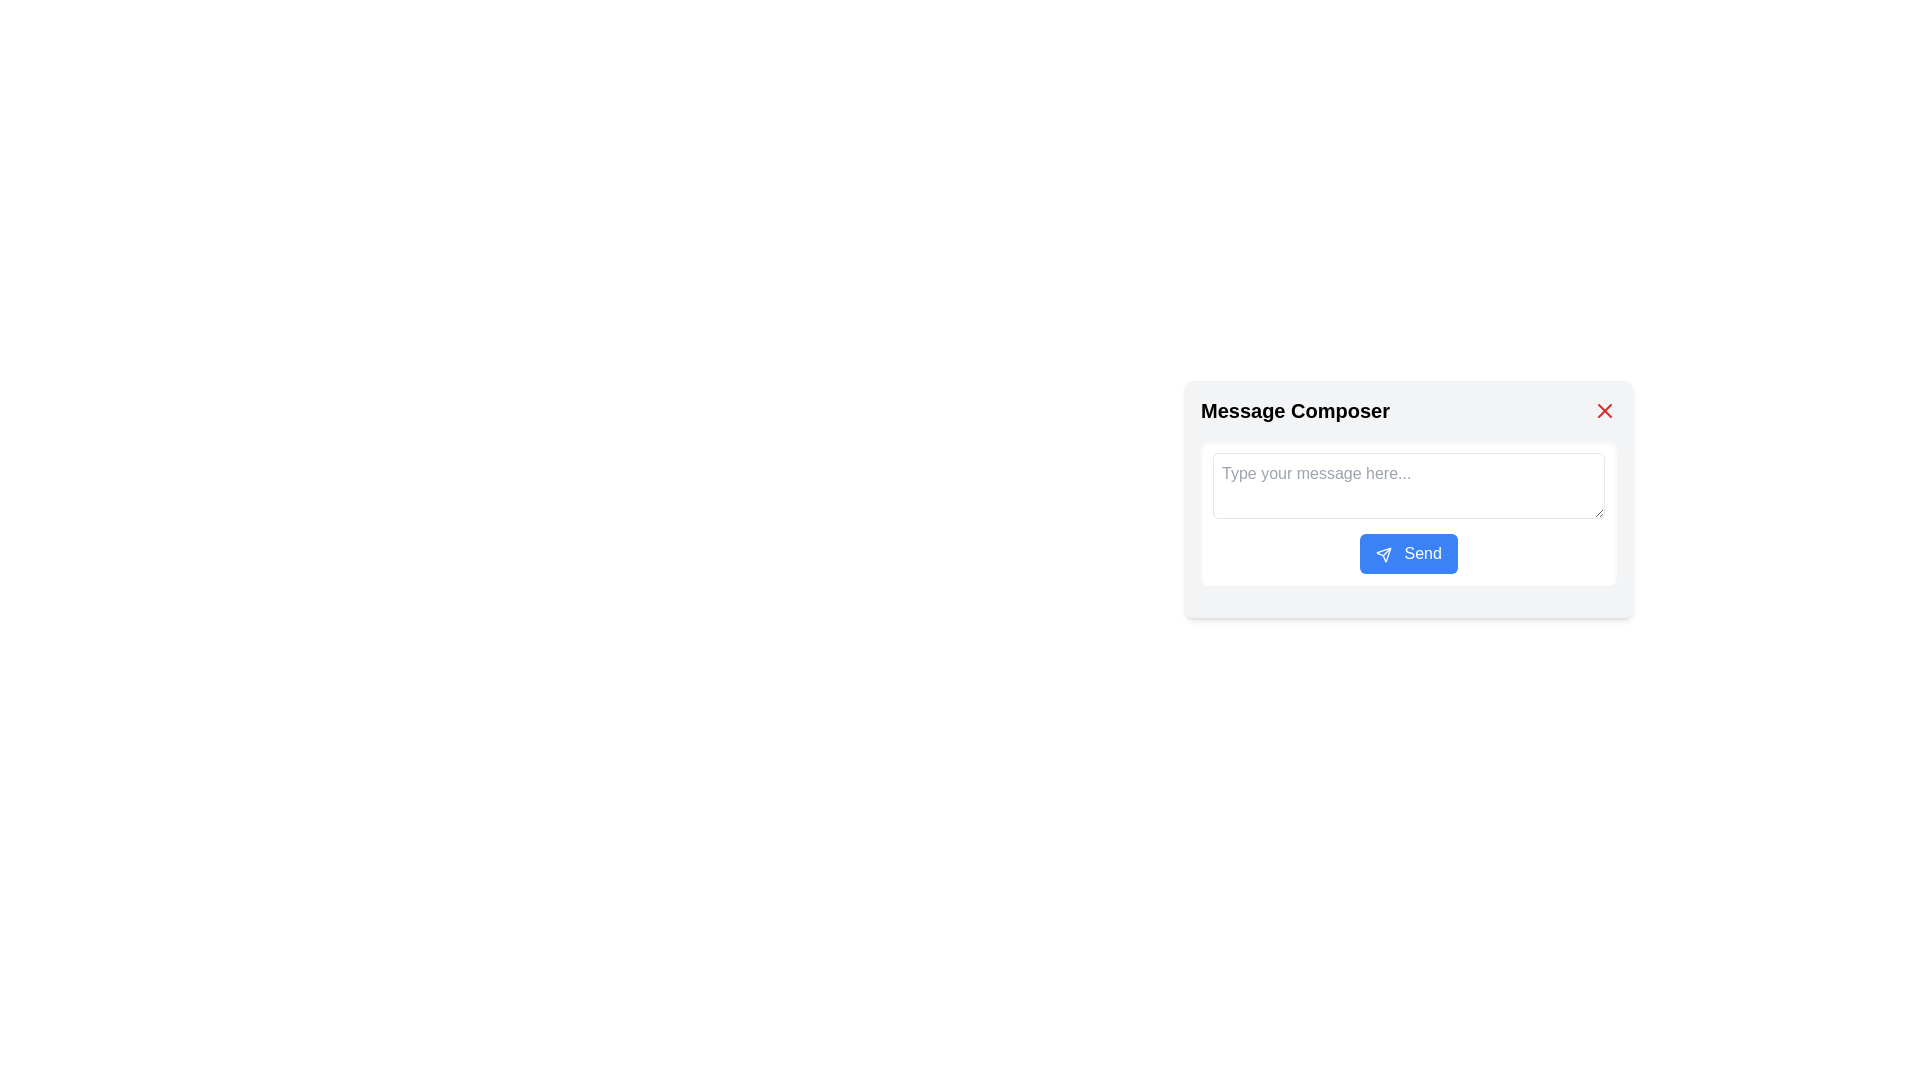  What do you see at coordinates (1383, 554) in the screenshot?
I see `the abstract paper airplane icon located to the left of the 'Send' button text in the message composer interface` at bounding box center [1383, 554].